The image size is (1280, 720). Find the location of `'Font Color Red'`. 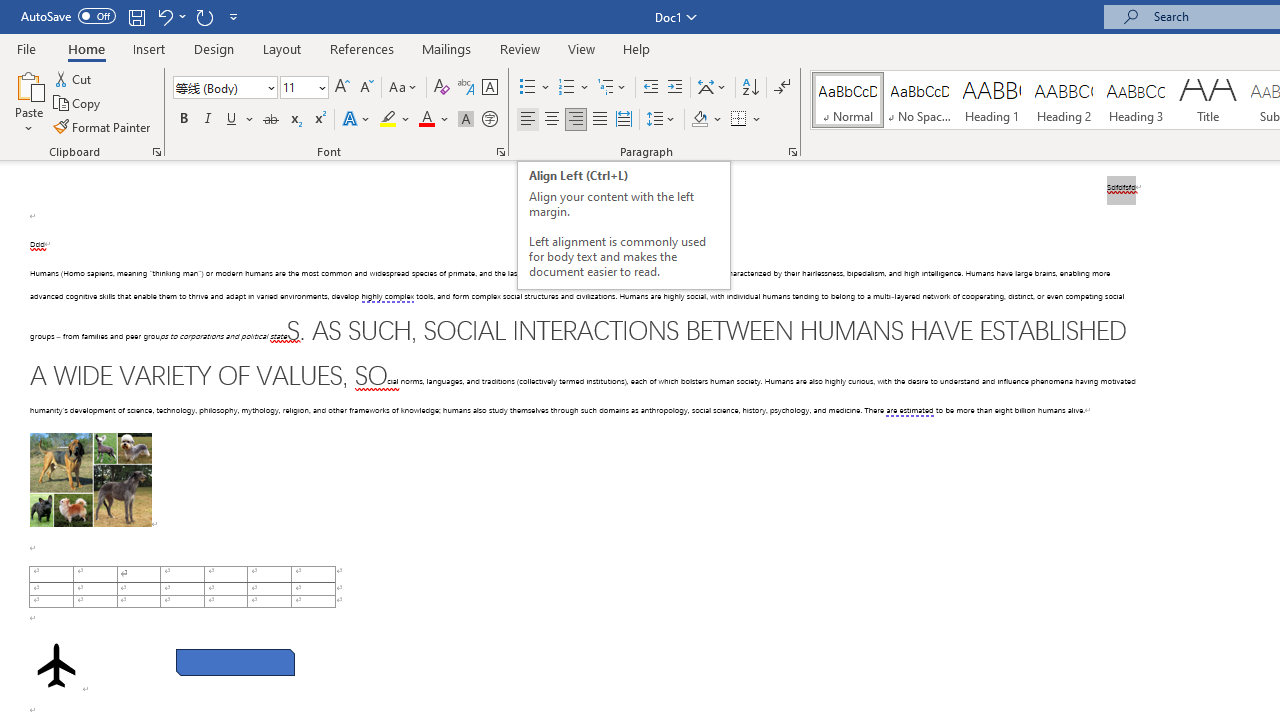

'Font Color Red' is located at coordinates (425, 119).